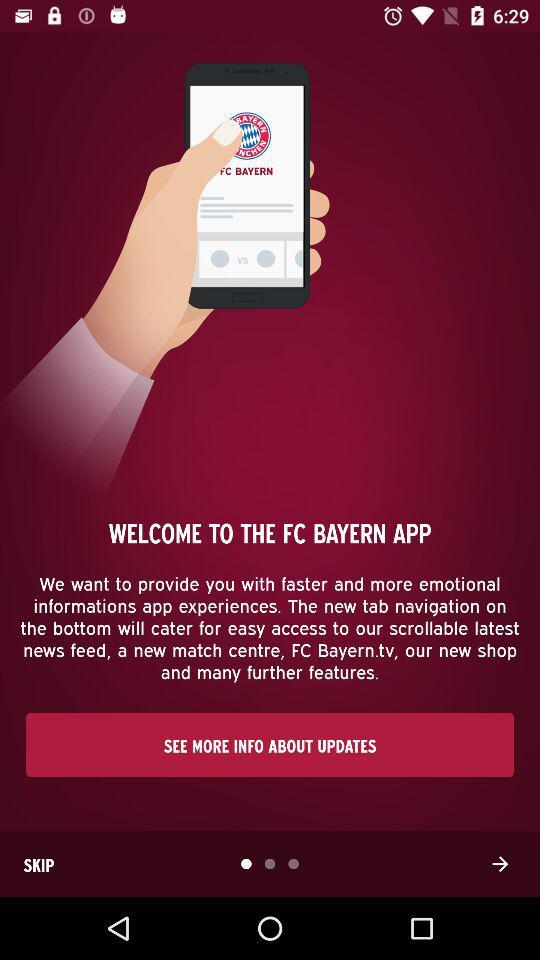  What do you see at coordinates (499, 863) in the screenshot?
I see `the arrow_forward icon` at bounding box center [499, 863].